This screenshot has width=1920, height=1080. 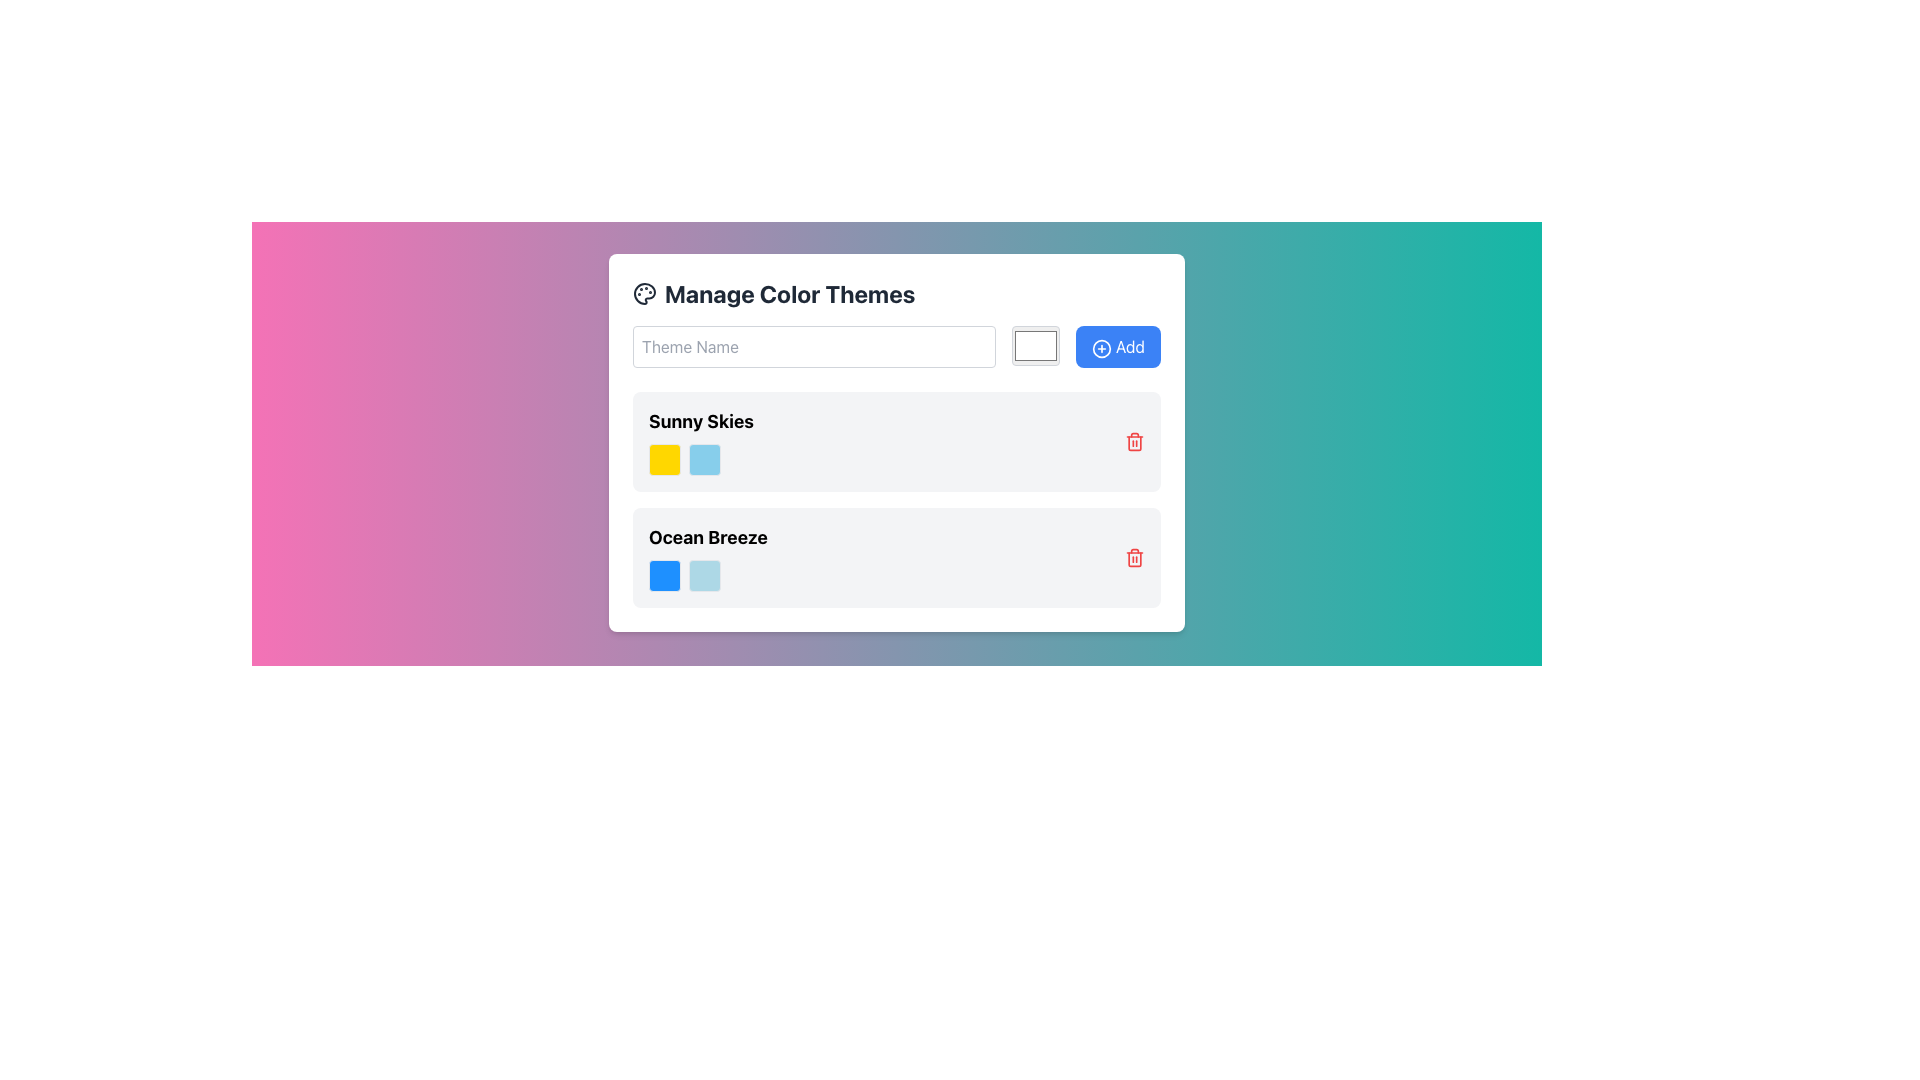 What do you see at coordinates (705, 575) in the screenshot?
I see `the light blue color preview box located under the 'Ocean Breeze' theme name, which is the second square in a horizontal grouping of two` at bounding box center [705, 575].